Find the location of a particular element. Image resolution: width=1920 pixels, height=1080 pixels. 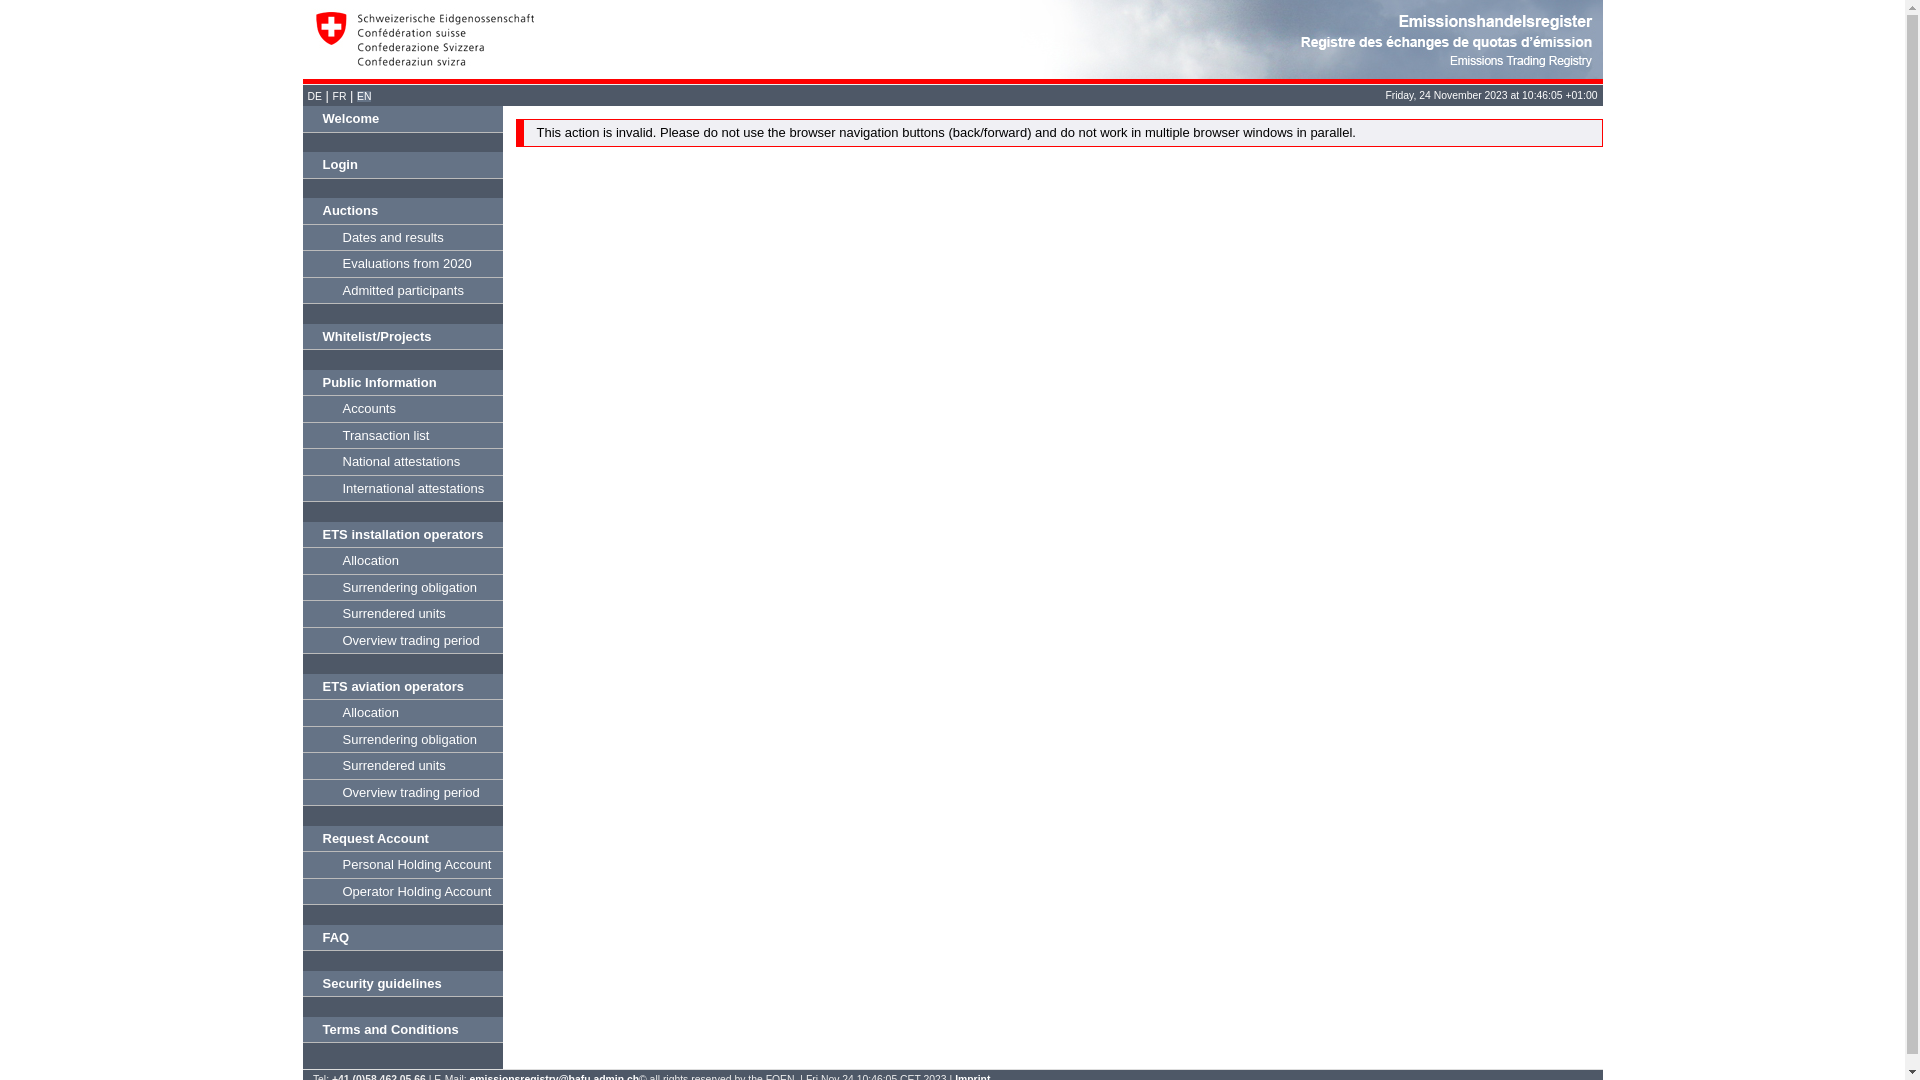

'Evaluations from 2020' is located at coordinates (401, 263).